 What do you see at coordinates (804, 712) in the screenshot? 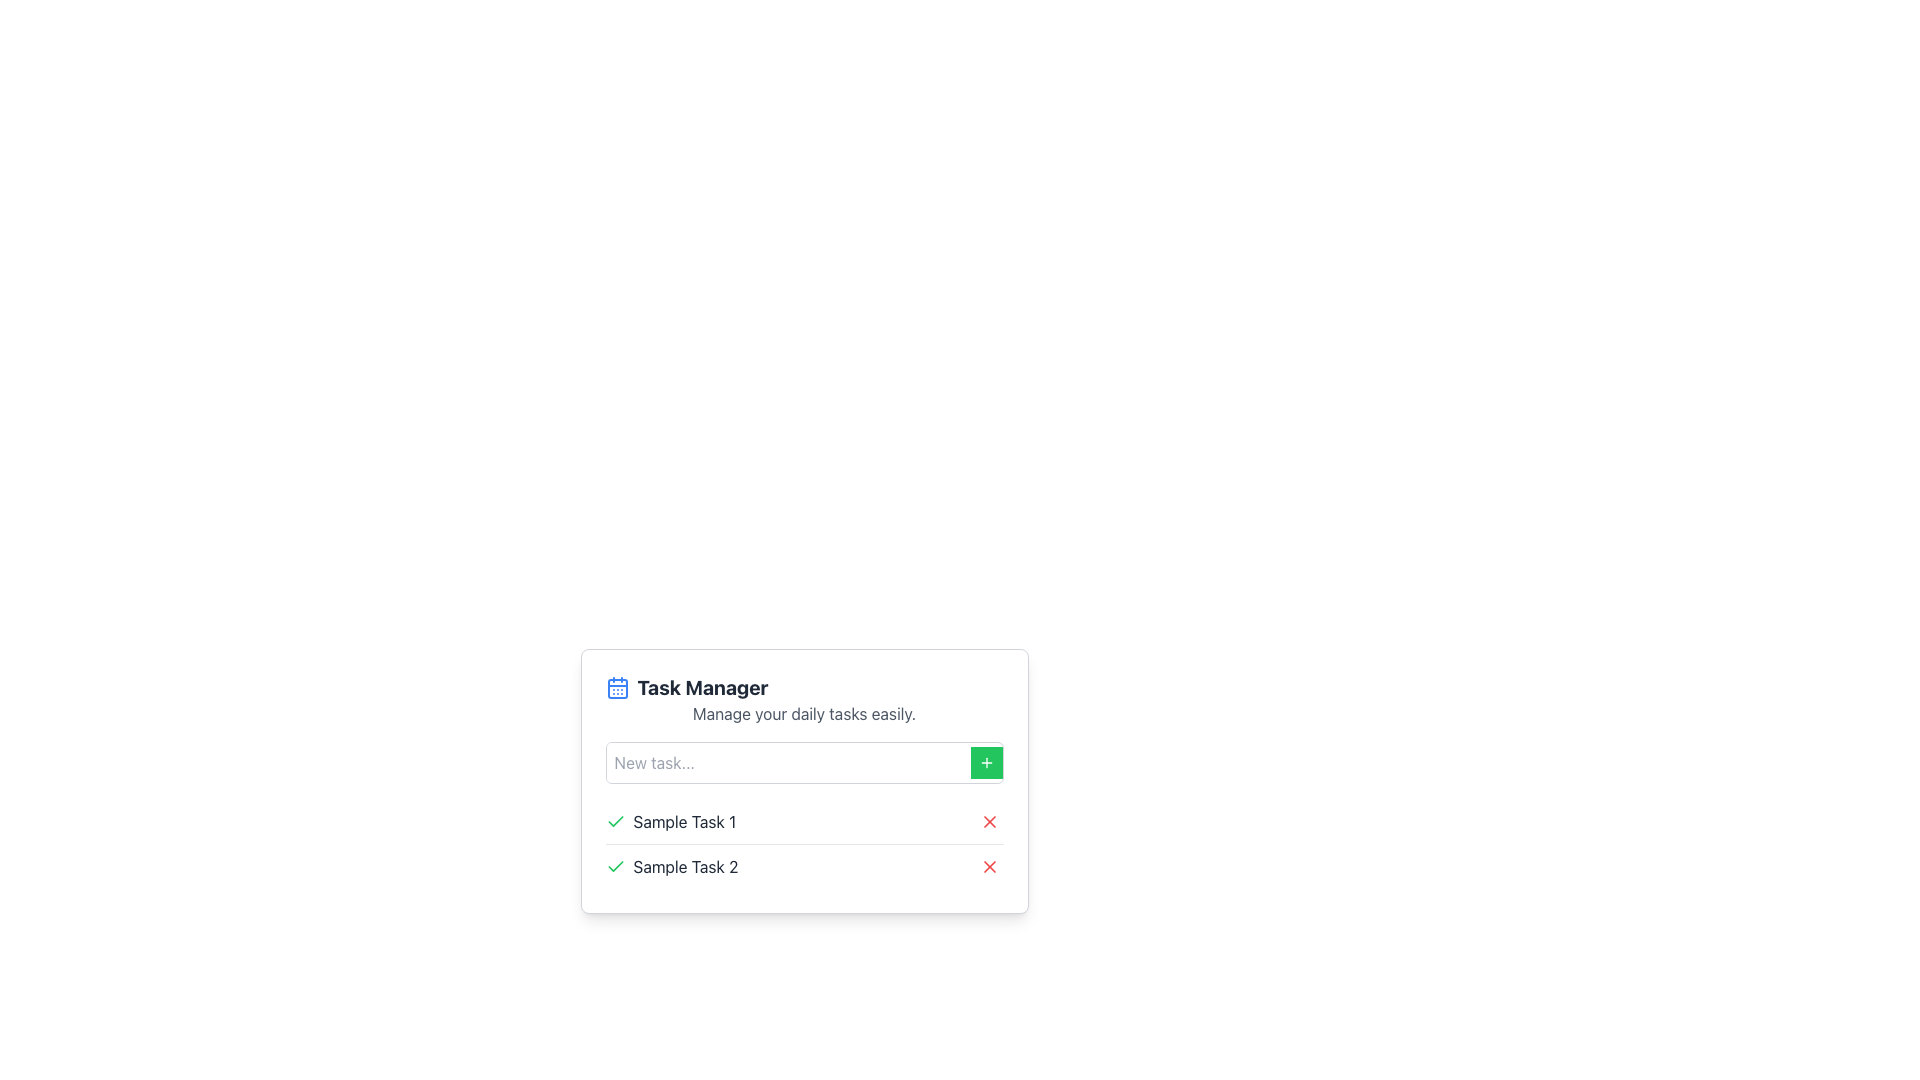
I see `the text element displaying 'Manage your daily tasks easily.' which is located beneath the title 'Task Manager'` at bounding box center [804, 712].